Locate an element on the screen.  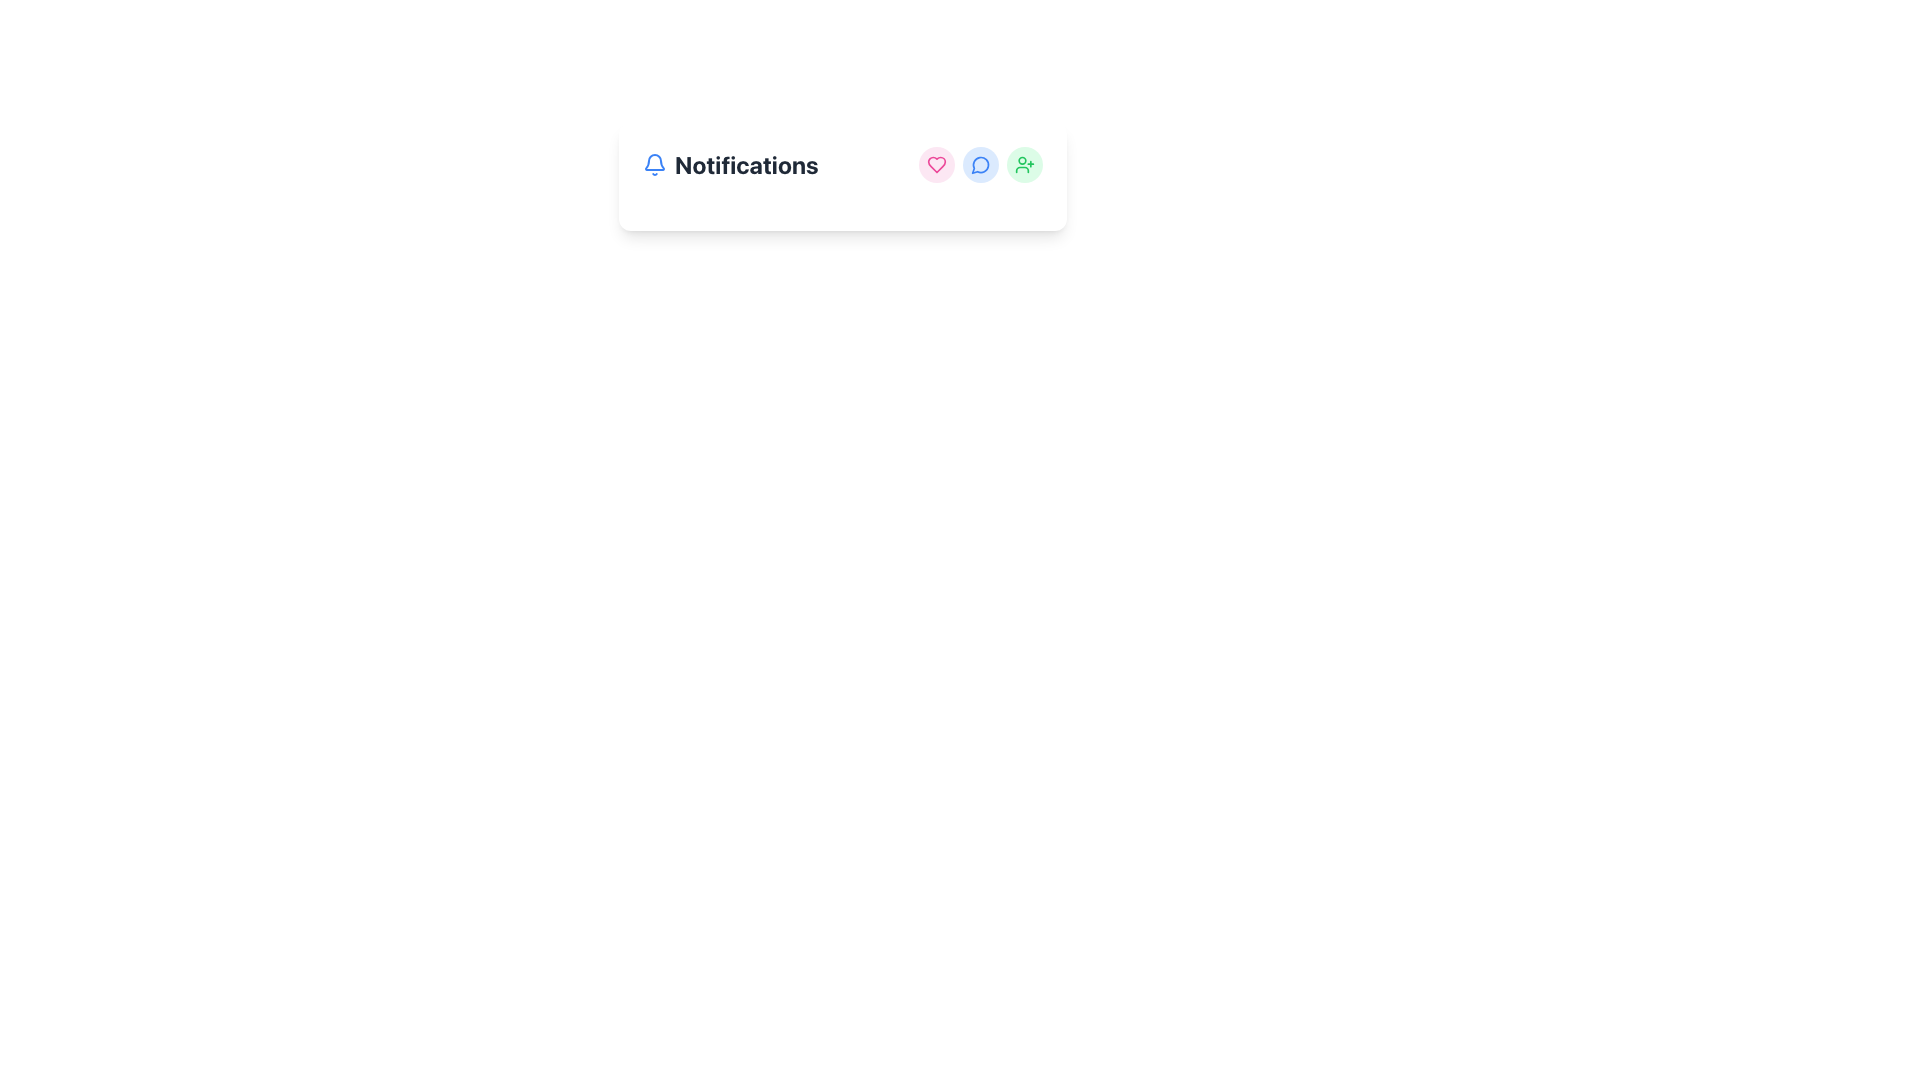
the green user icon with a '+' sign in the notification bar is located at coordinates (1025, 164).